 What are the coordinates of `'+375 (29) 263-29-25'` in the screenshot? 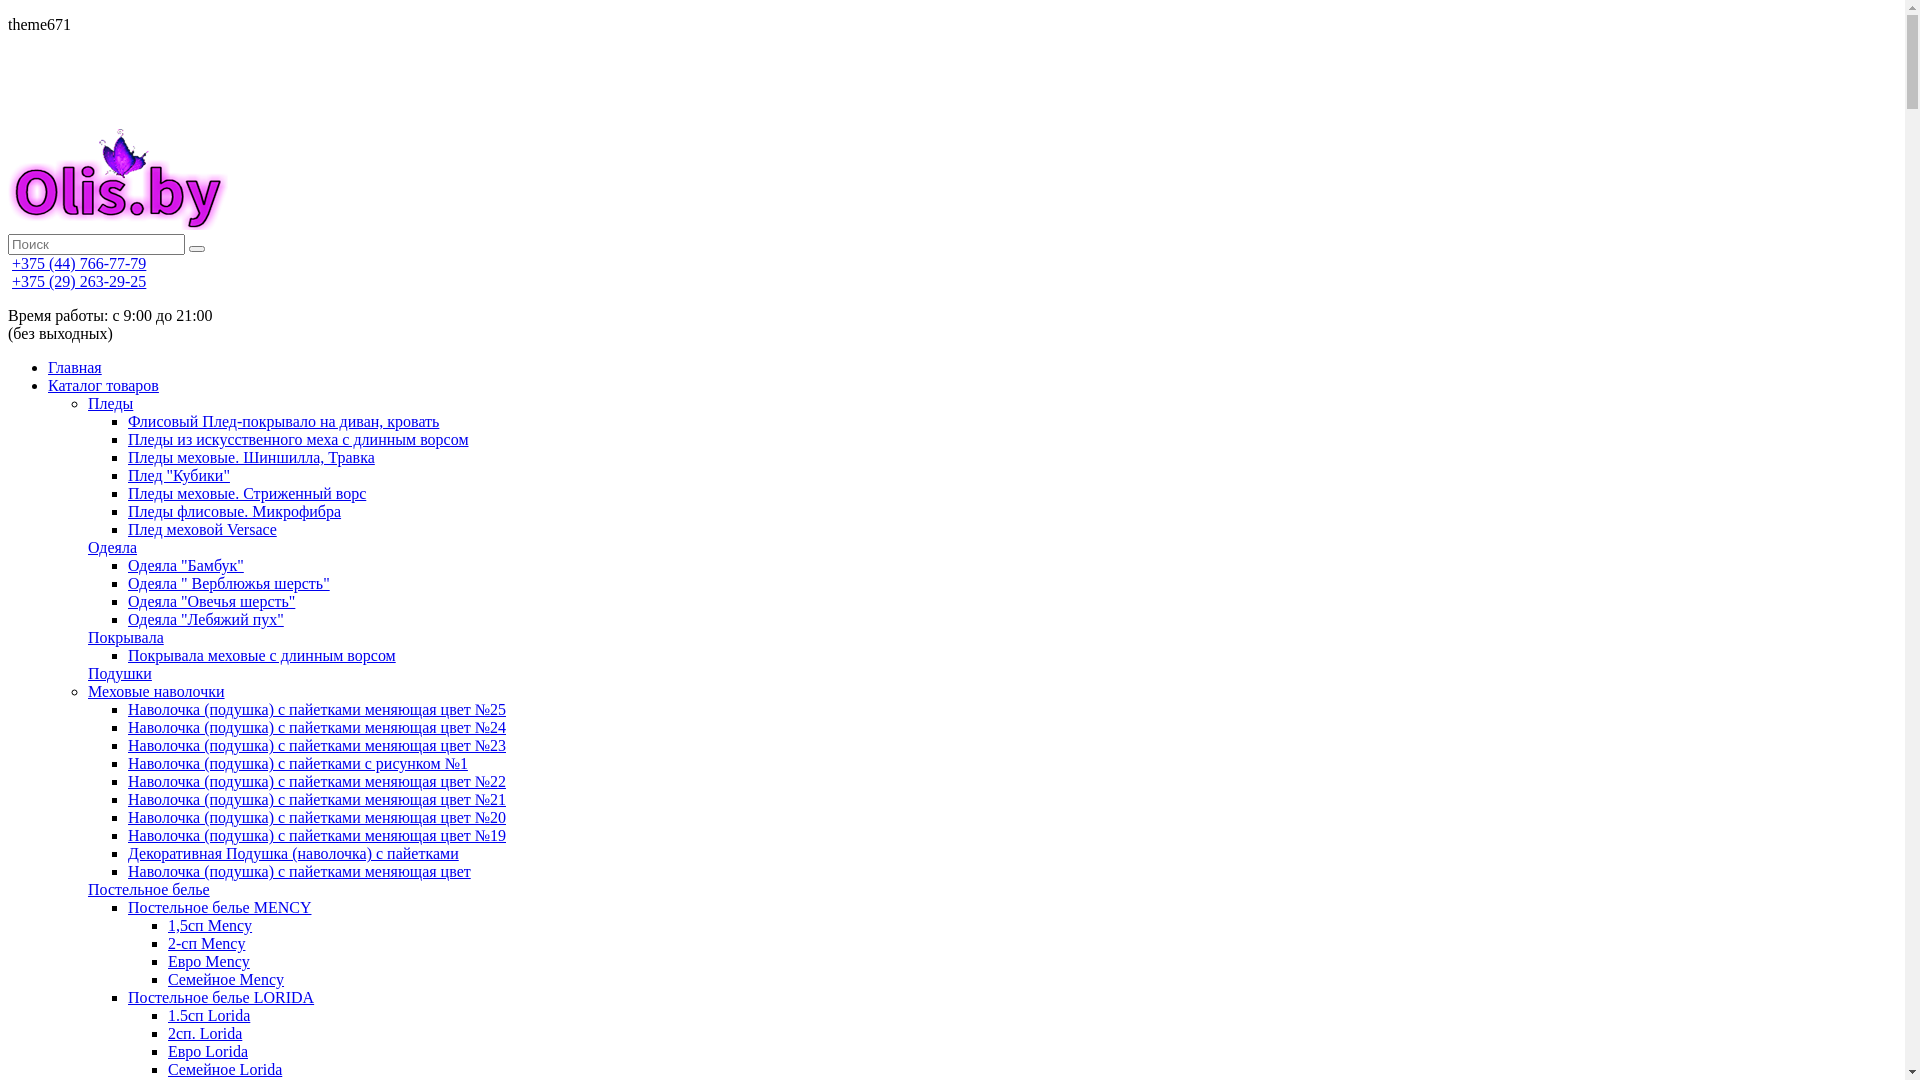 It's located at (78, 281).